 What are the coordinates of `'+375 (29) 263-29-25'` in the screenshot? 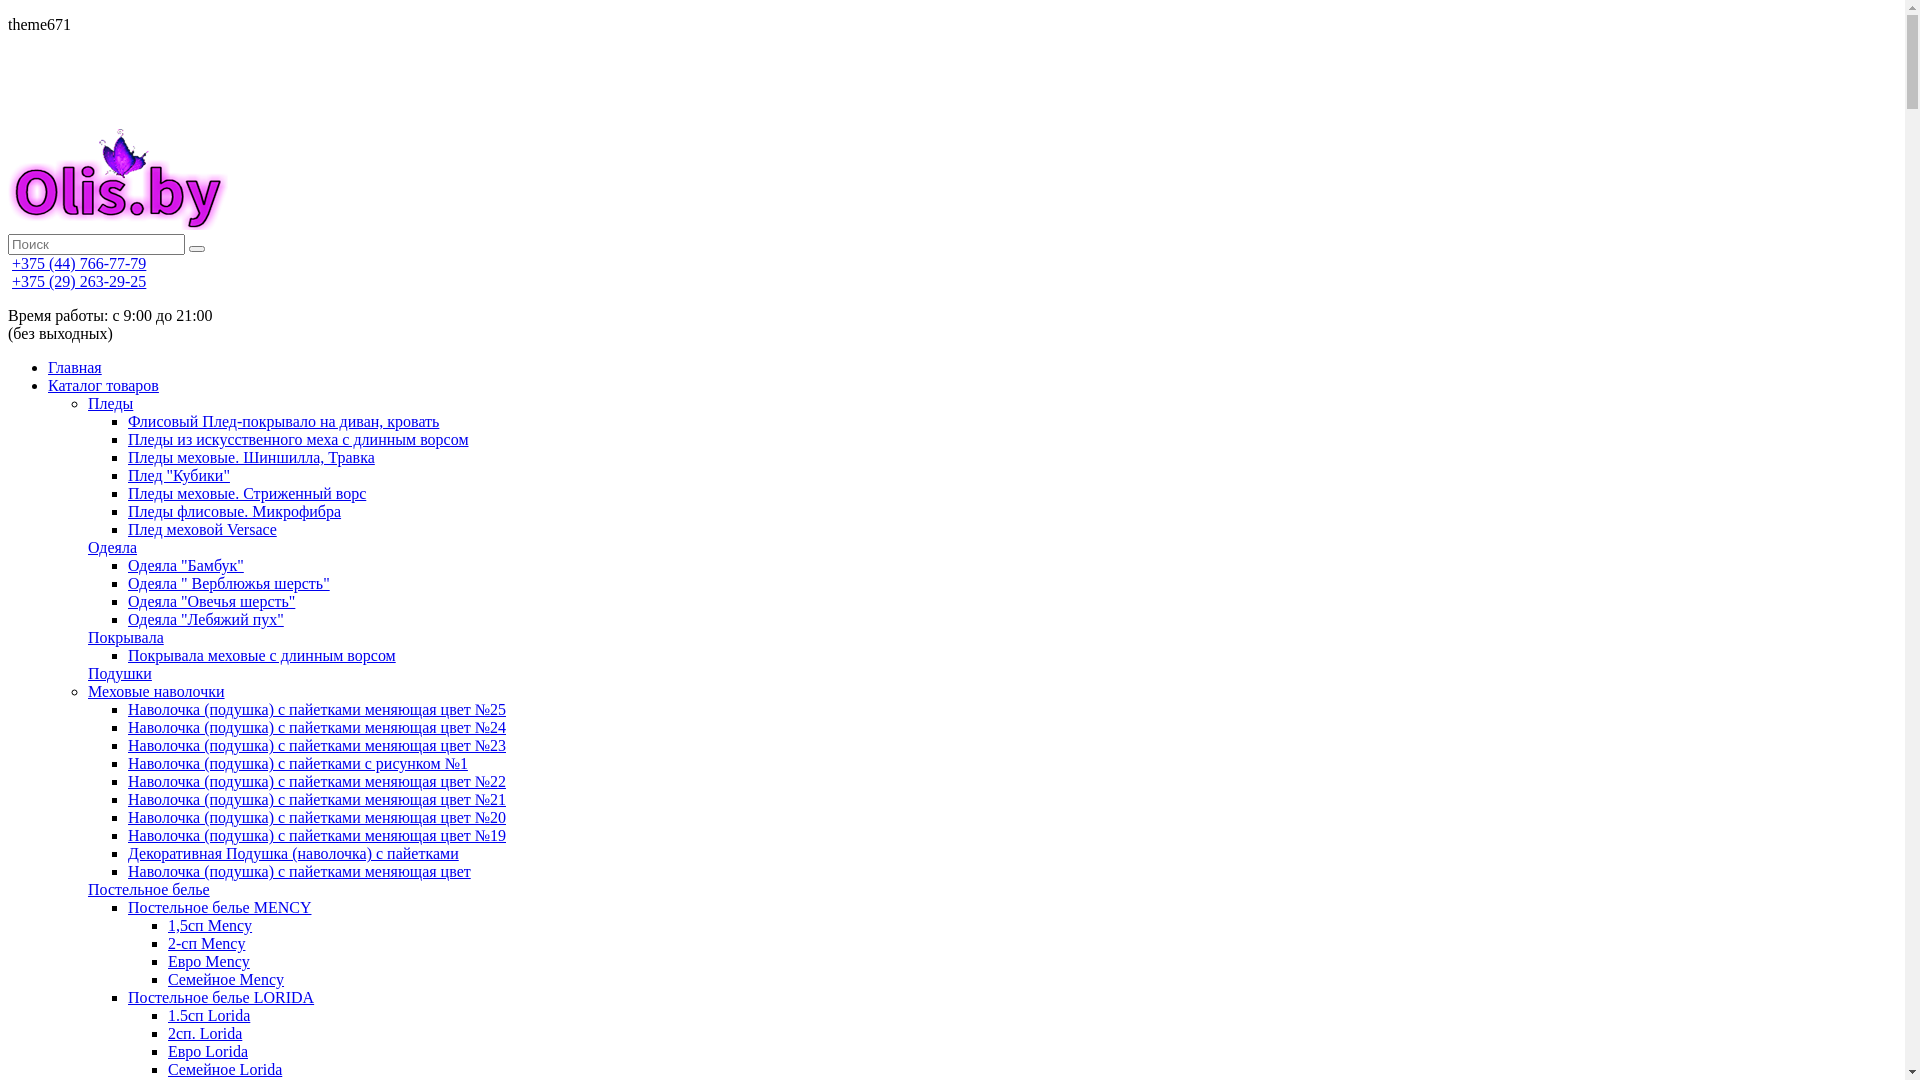 It's located at (78, 281).